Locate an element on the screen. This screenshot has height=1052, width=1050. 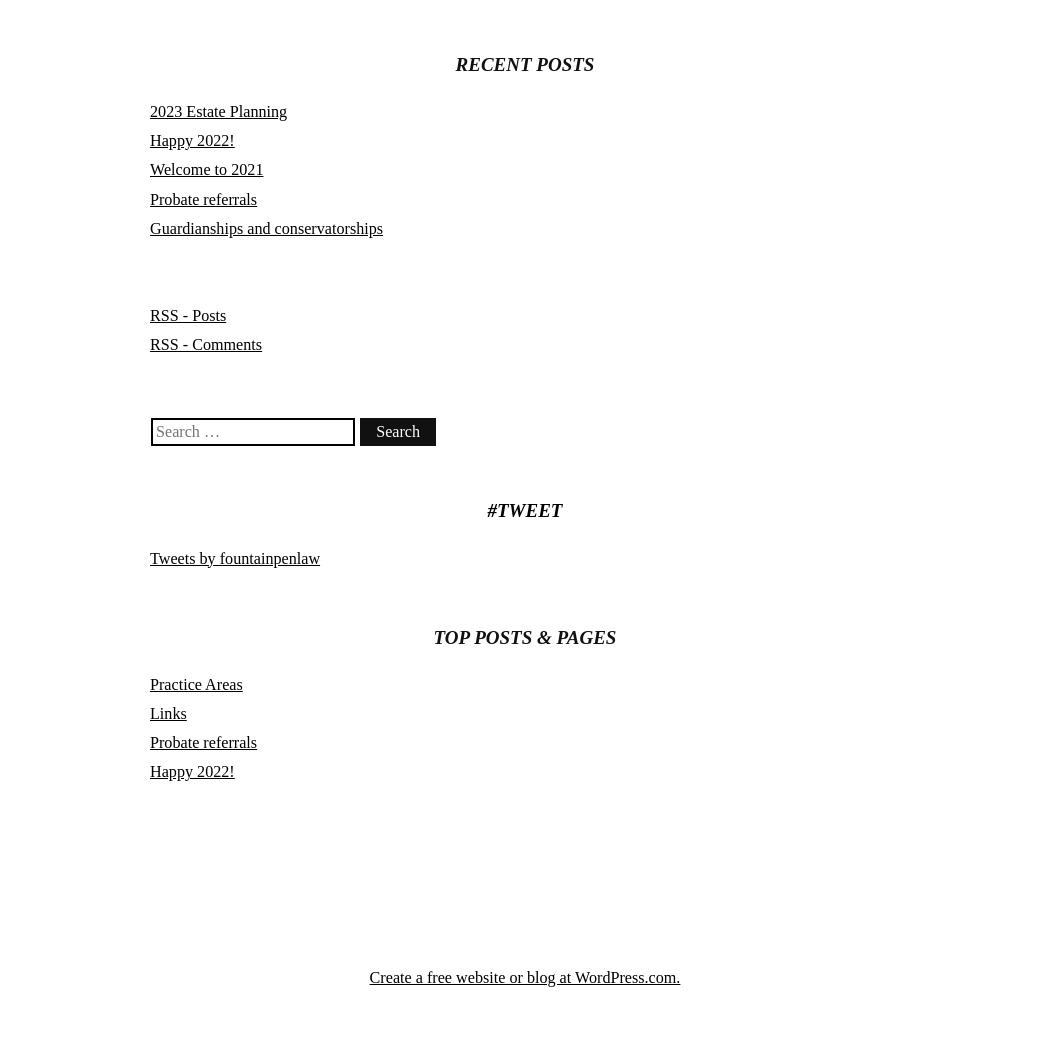
'2023 Estate Planning' is located at coordinates (217, 111).